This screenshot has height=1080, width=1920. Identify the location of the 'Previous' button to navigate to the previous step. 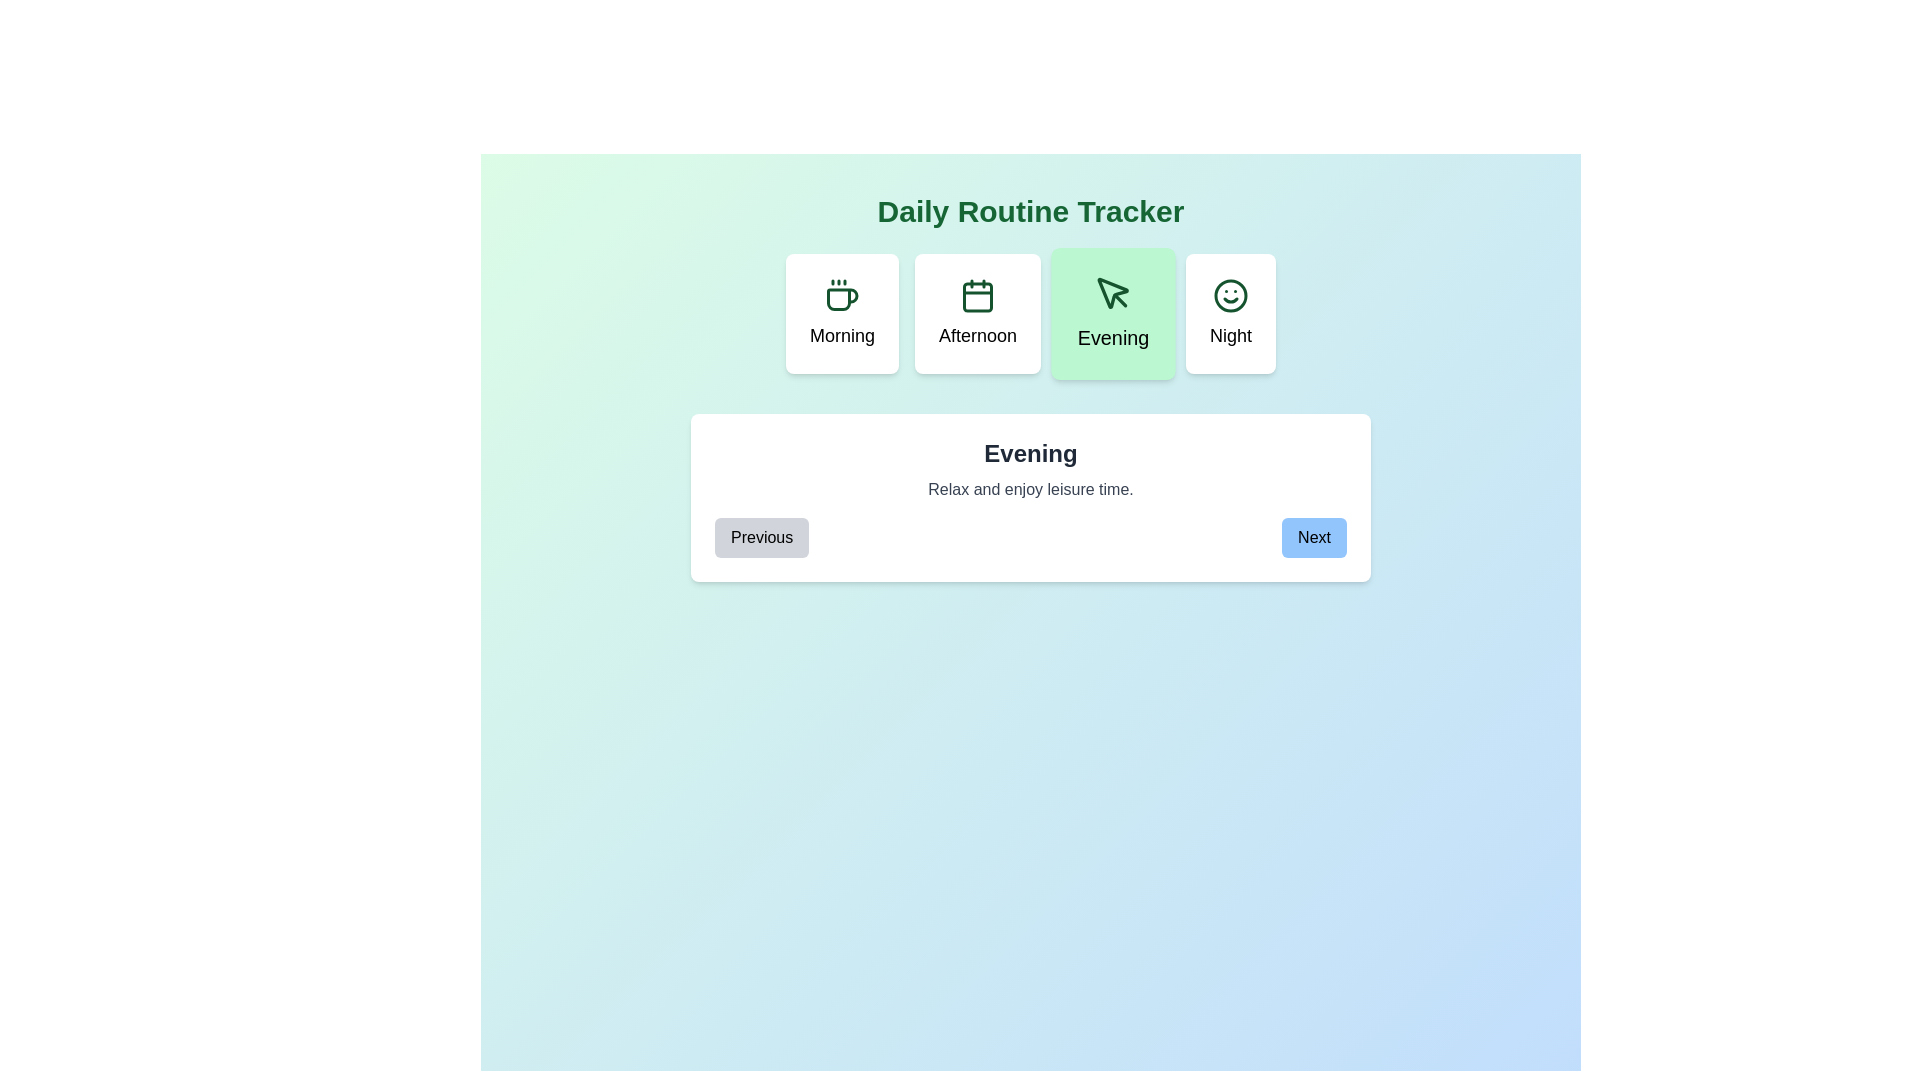
(761, 536).